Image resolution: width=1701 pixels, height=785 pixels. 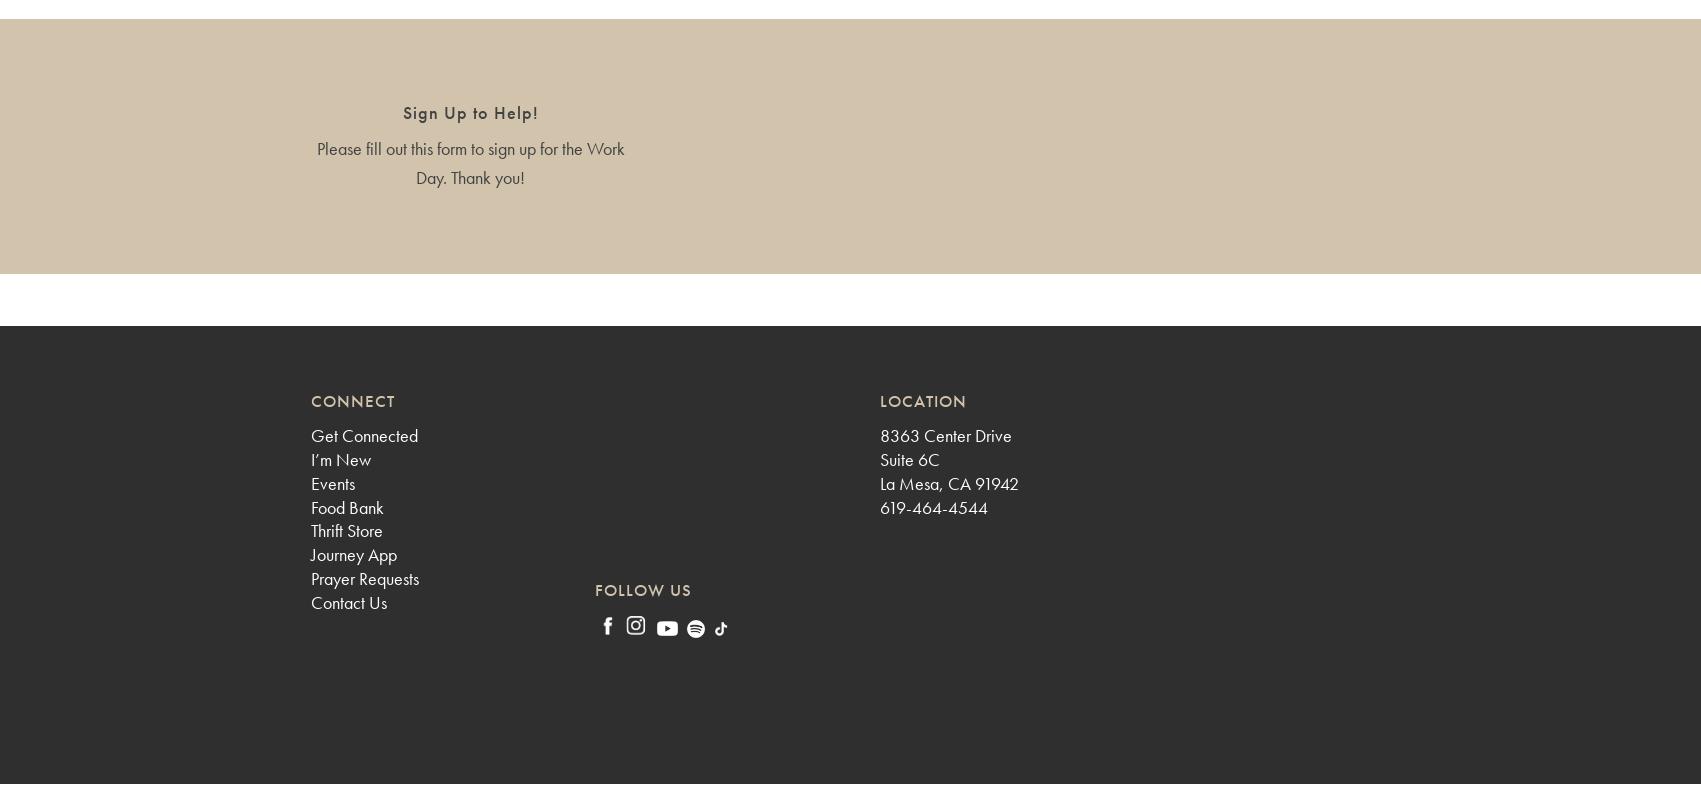 What do you see at coordinates (468, 161) in the screenshot?
I see `'Please fill out this form to sign up for the Work Day. Thank you!'` at bounding box center [468, 161].